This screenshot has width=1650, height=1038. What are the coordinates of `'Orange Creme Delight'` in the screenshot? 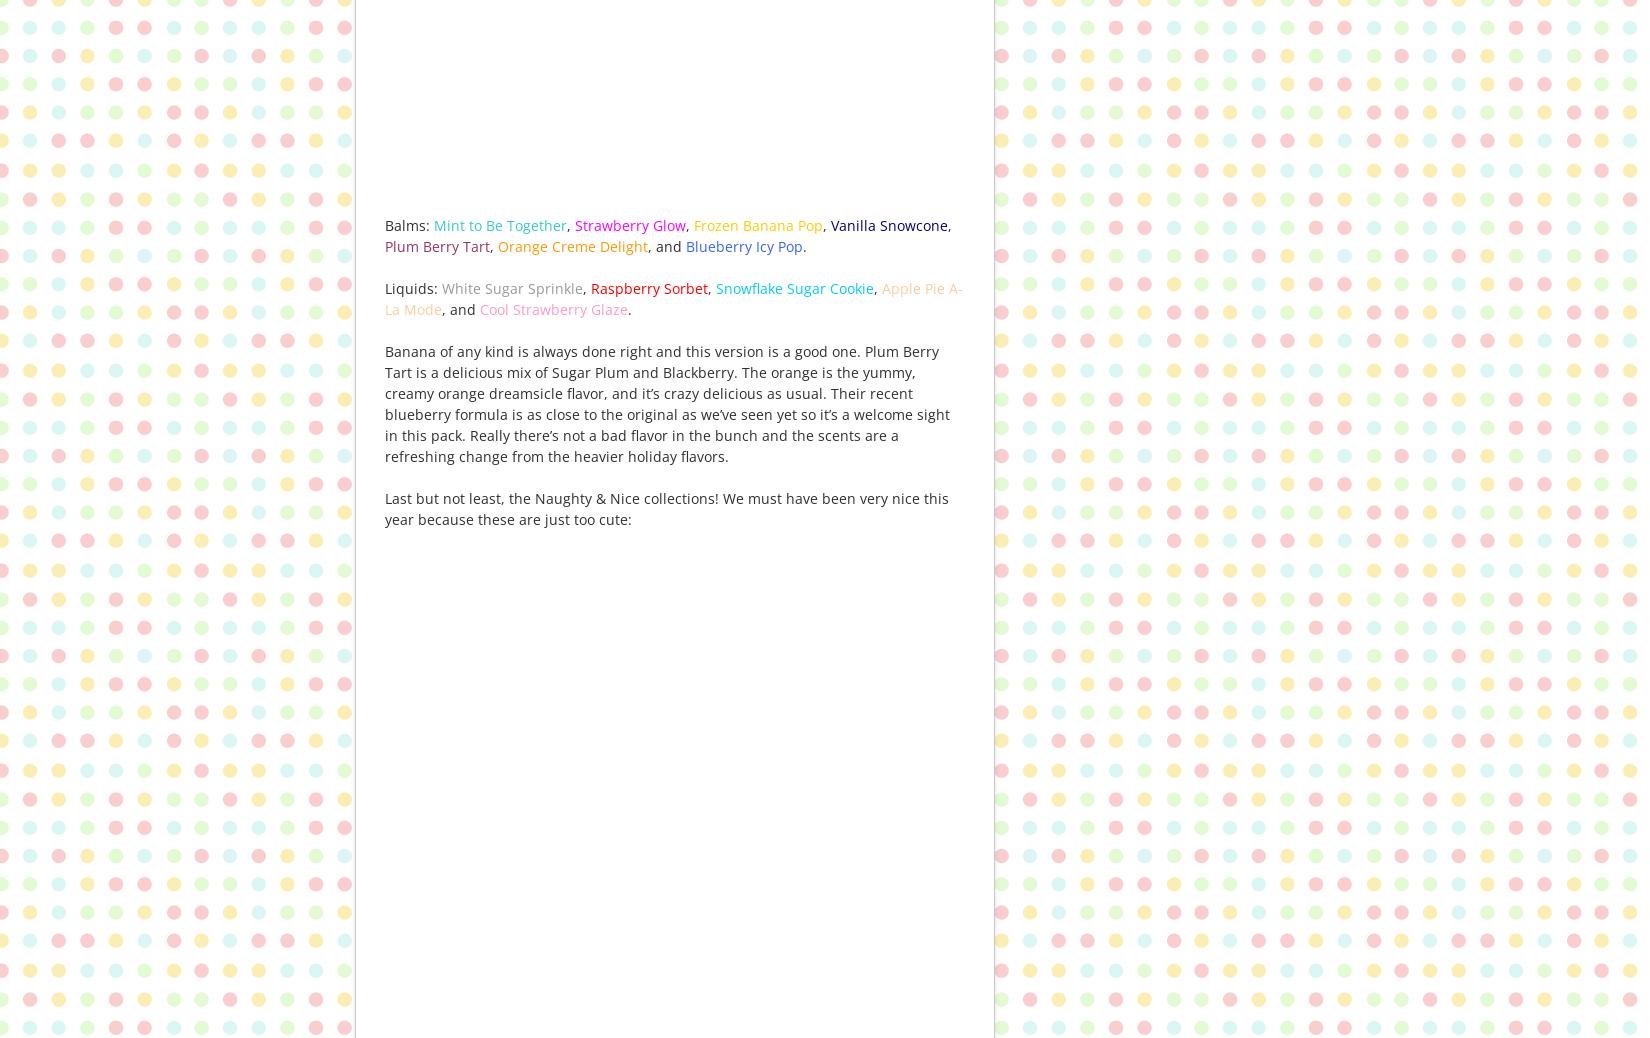 It's located at (572, 244).